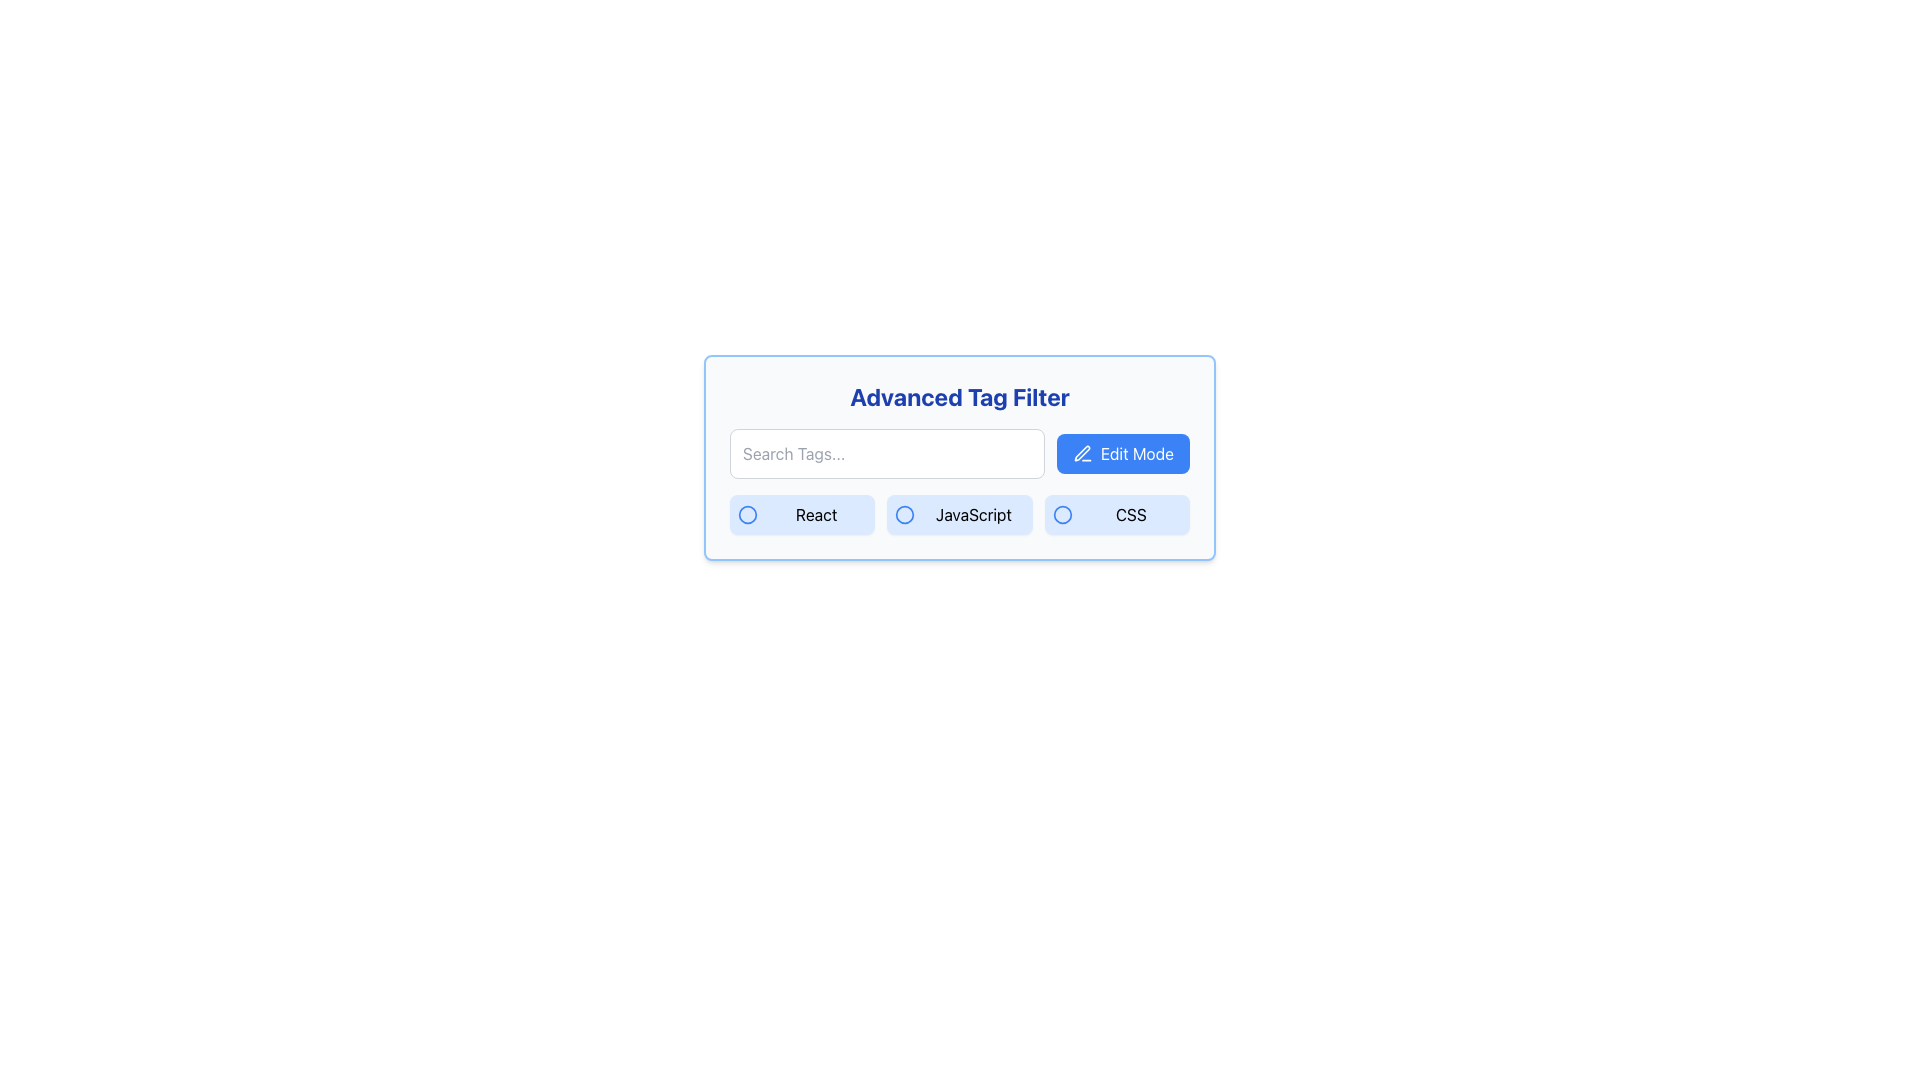 This screenshot has width=1920, height=1080. I want to click on the 'Edit Mode' button with a blue background and white text, which is located in the upper-right corner of the interface, so click(1123, 454).